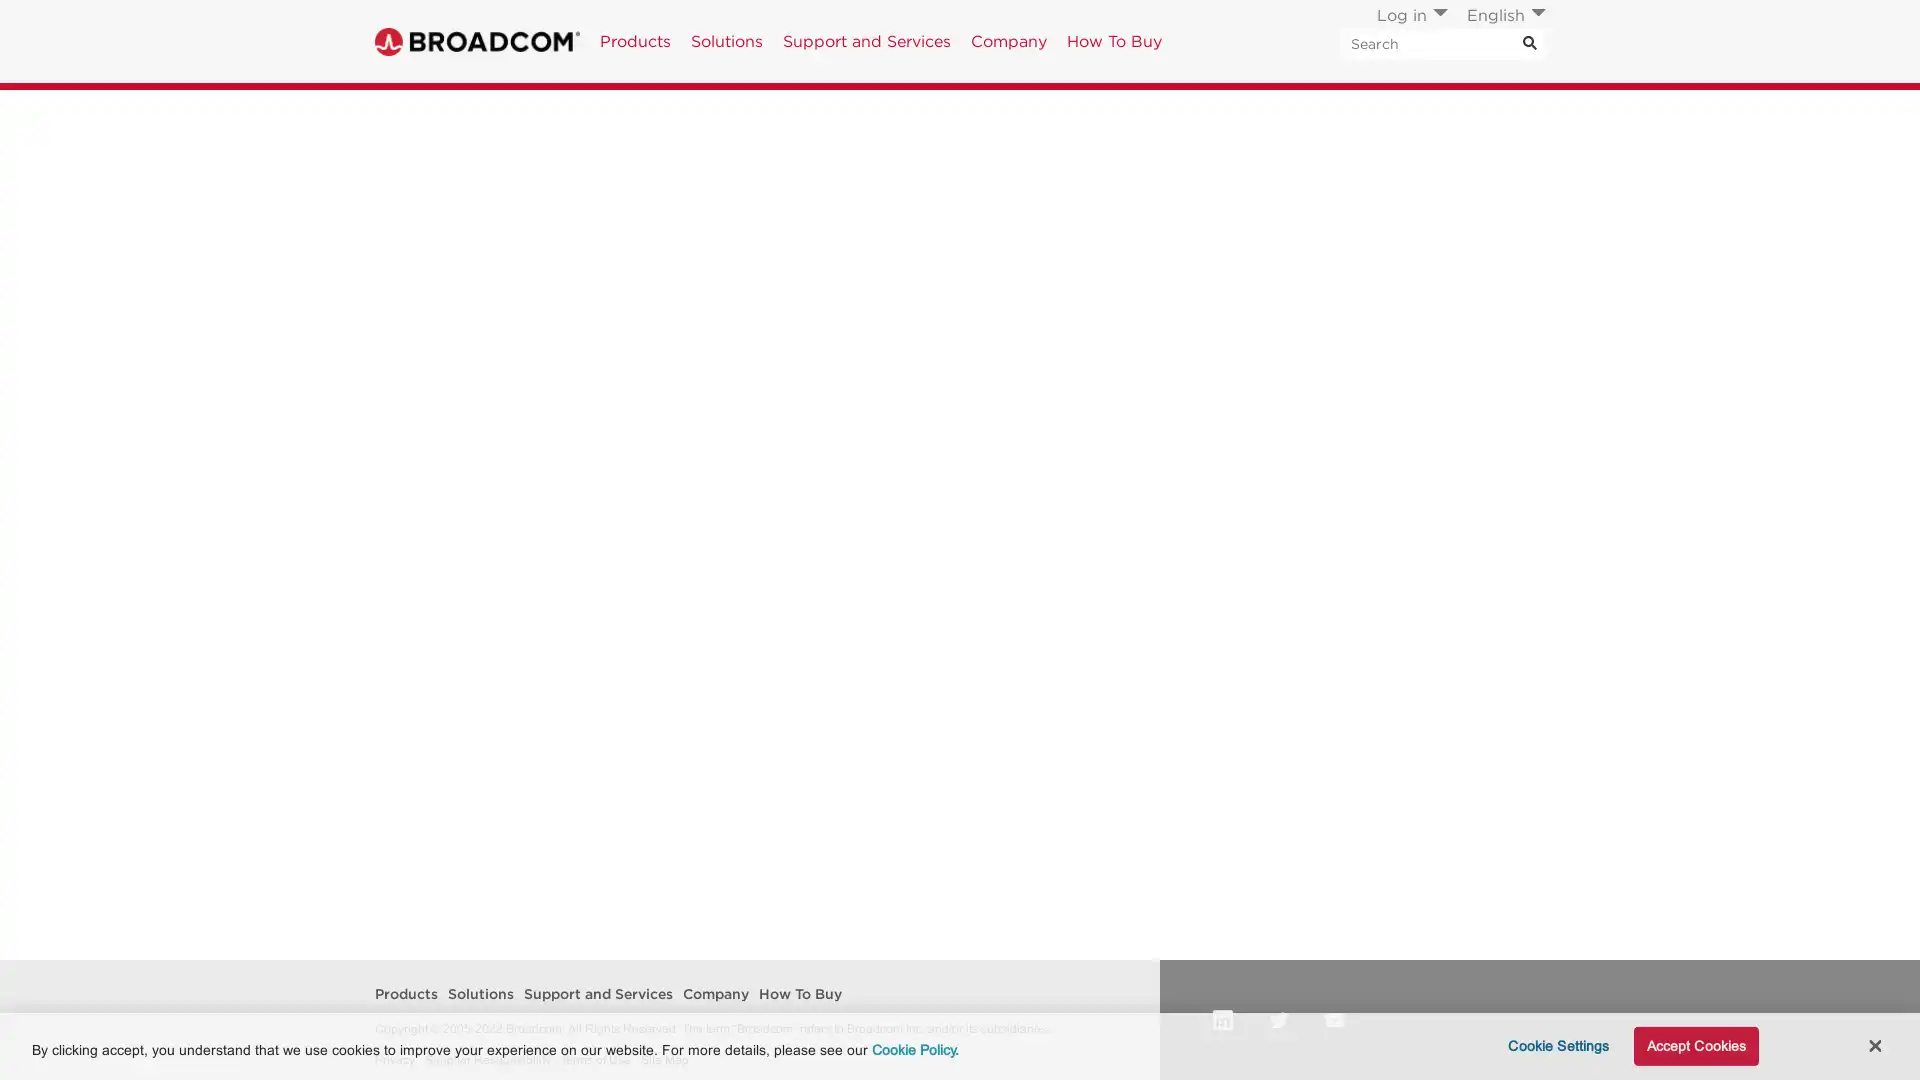 This screenshot has height=1080, width=1920. What do you see at coordinates (1529, 43) in the screenshot?
I see `Search` at bounding box center [1529, 43].